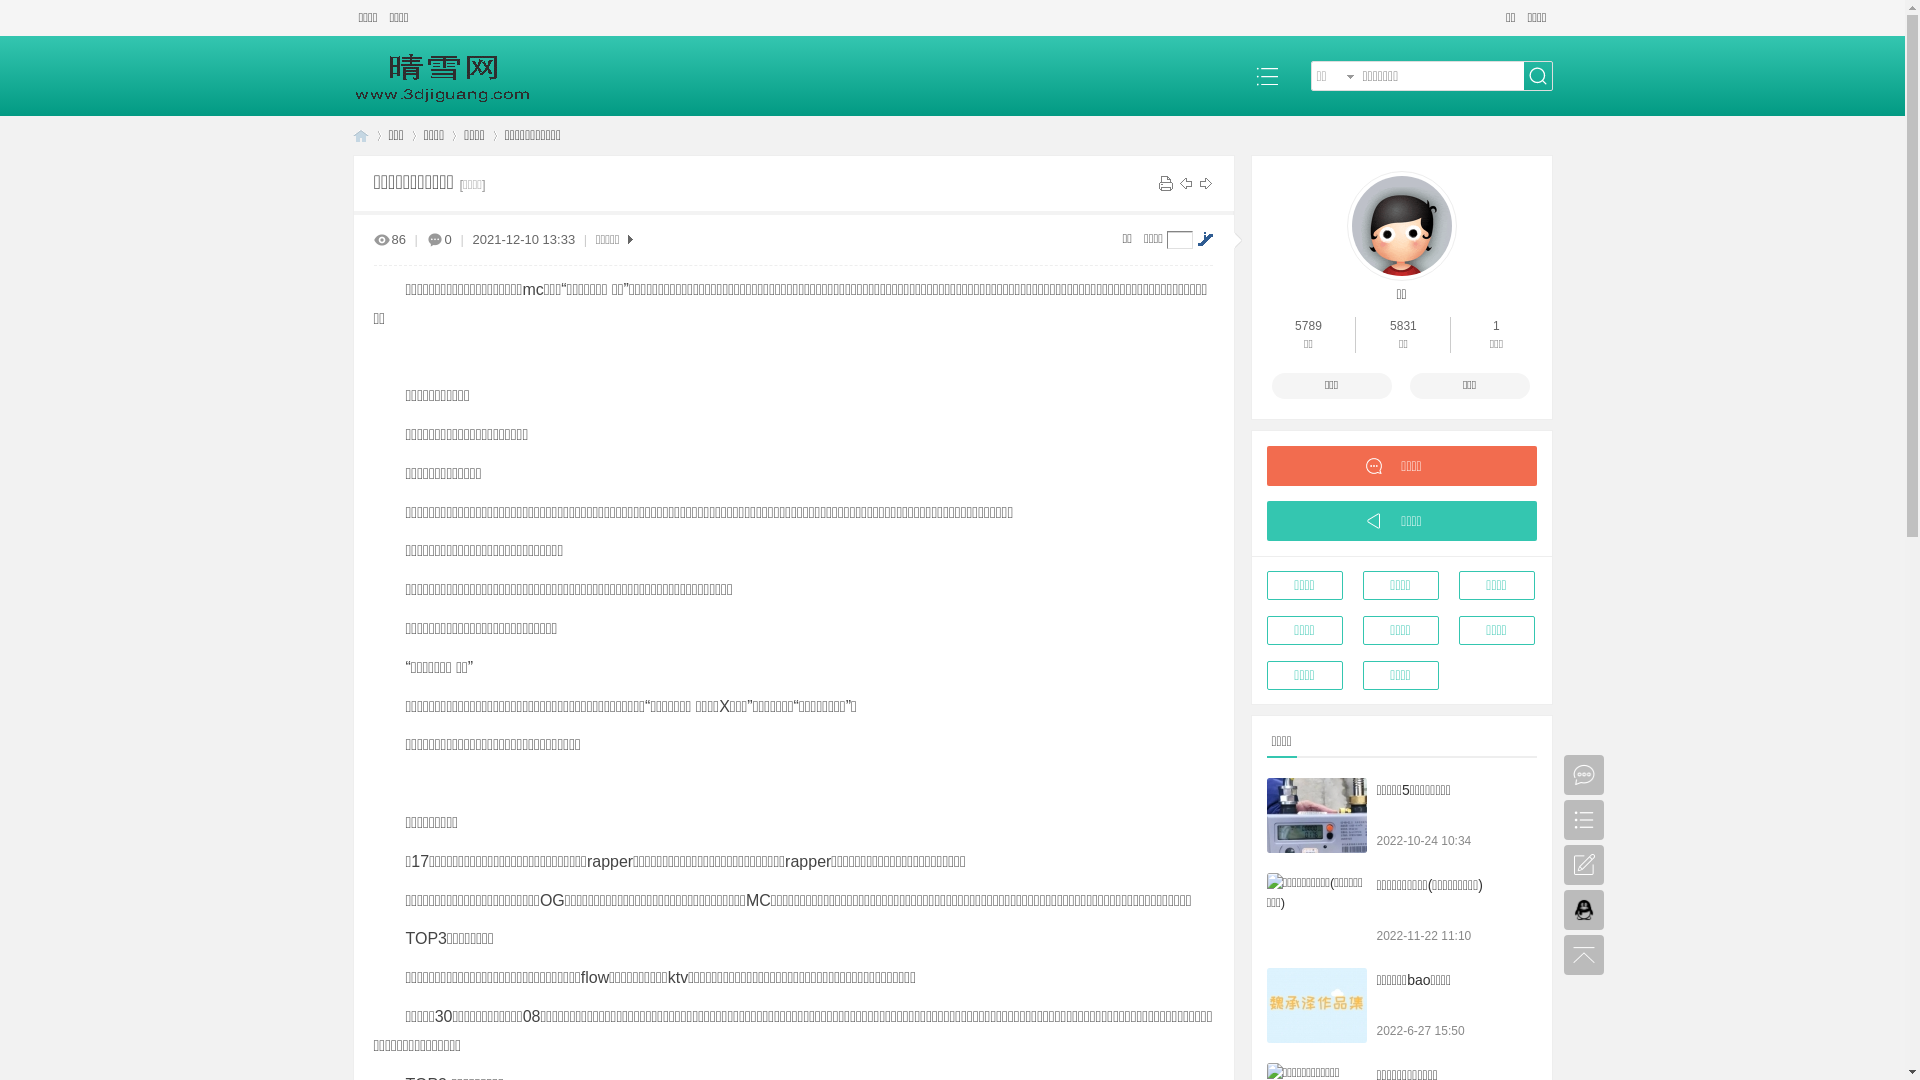  Describe the element at coordinates (1308, 325) in the screenshot. I see `'5789'` at that location.